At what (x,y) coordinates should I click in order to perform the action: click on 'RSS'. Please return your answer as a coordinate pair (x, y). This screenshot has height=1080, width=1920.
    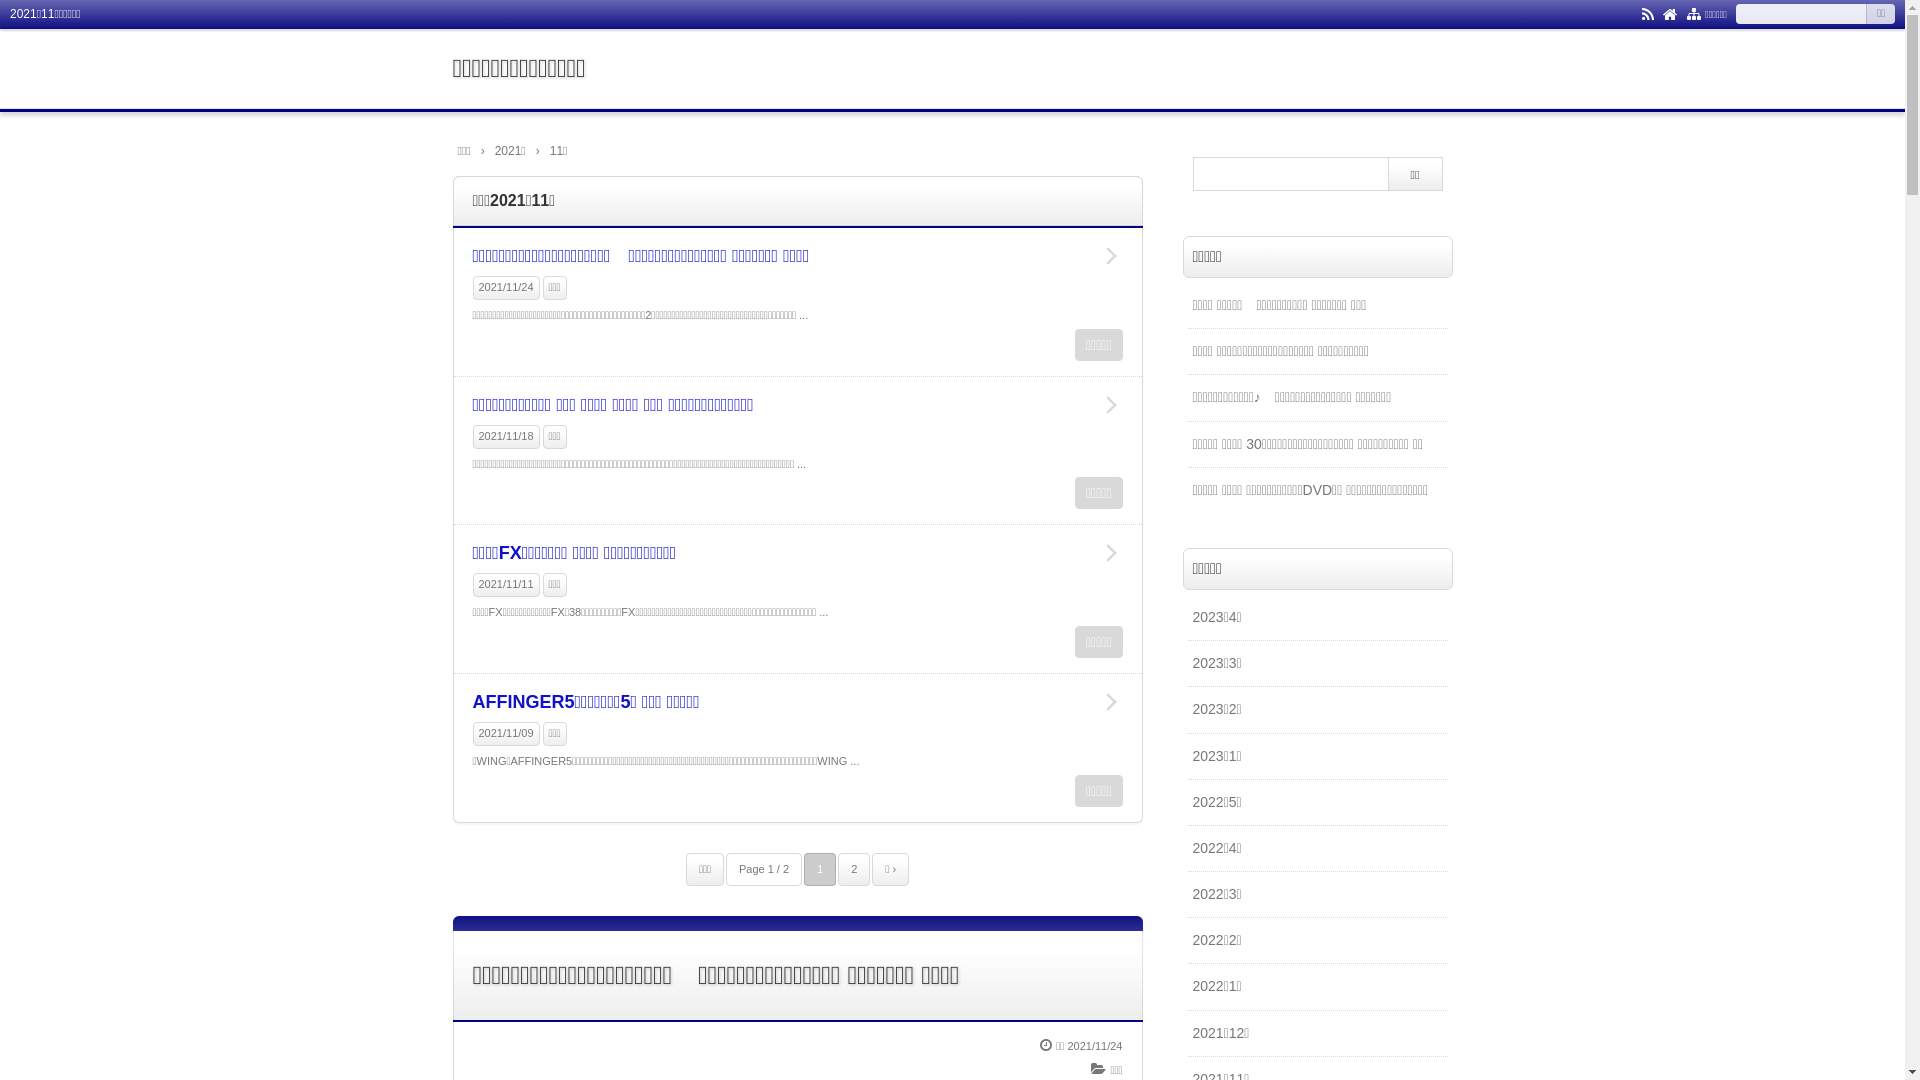
    Looking at the image, I should click on (1647, 12).